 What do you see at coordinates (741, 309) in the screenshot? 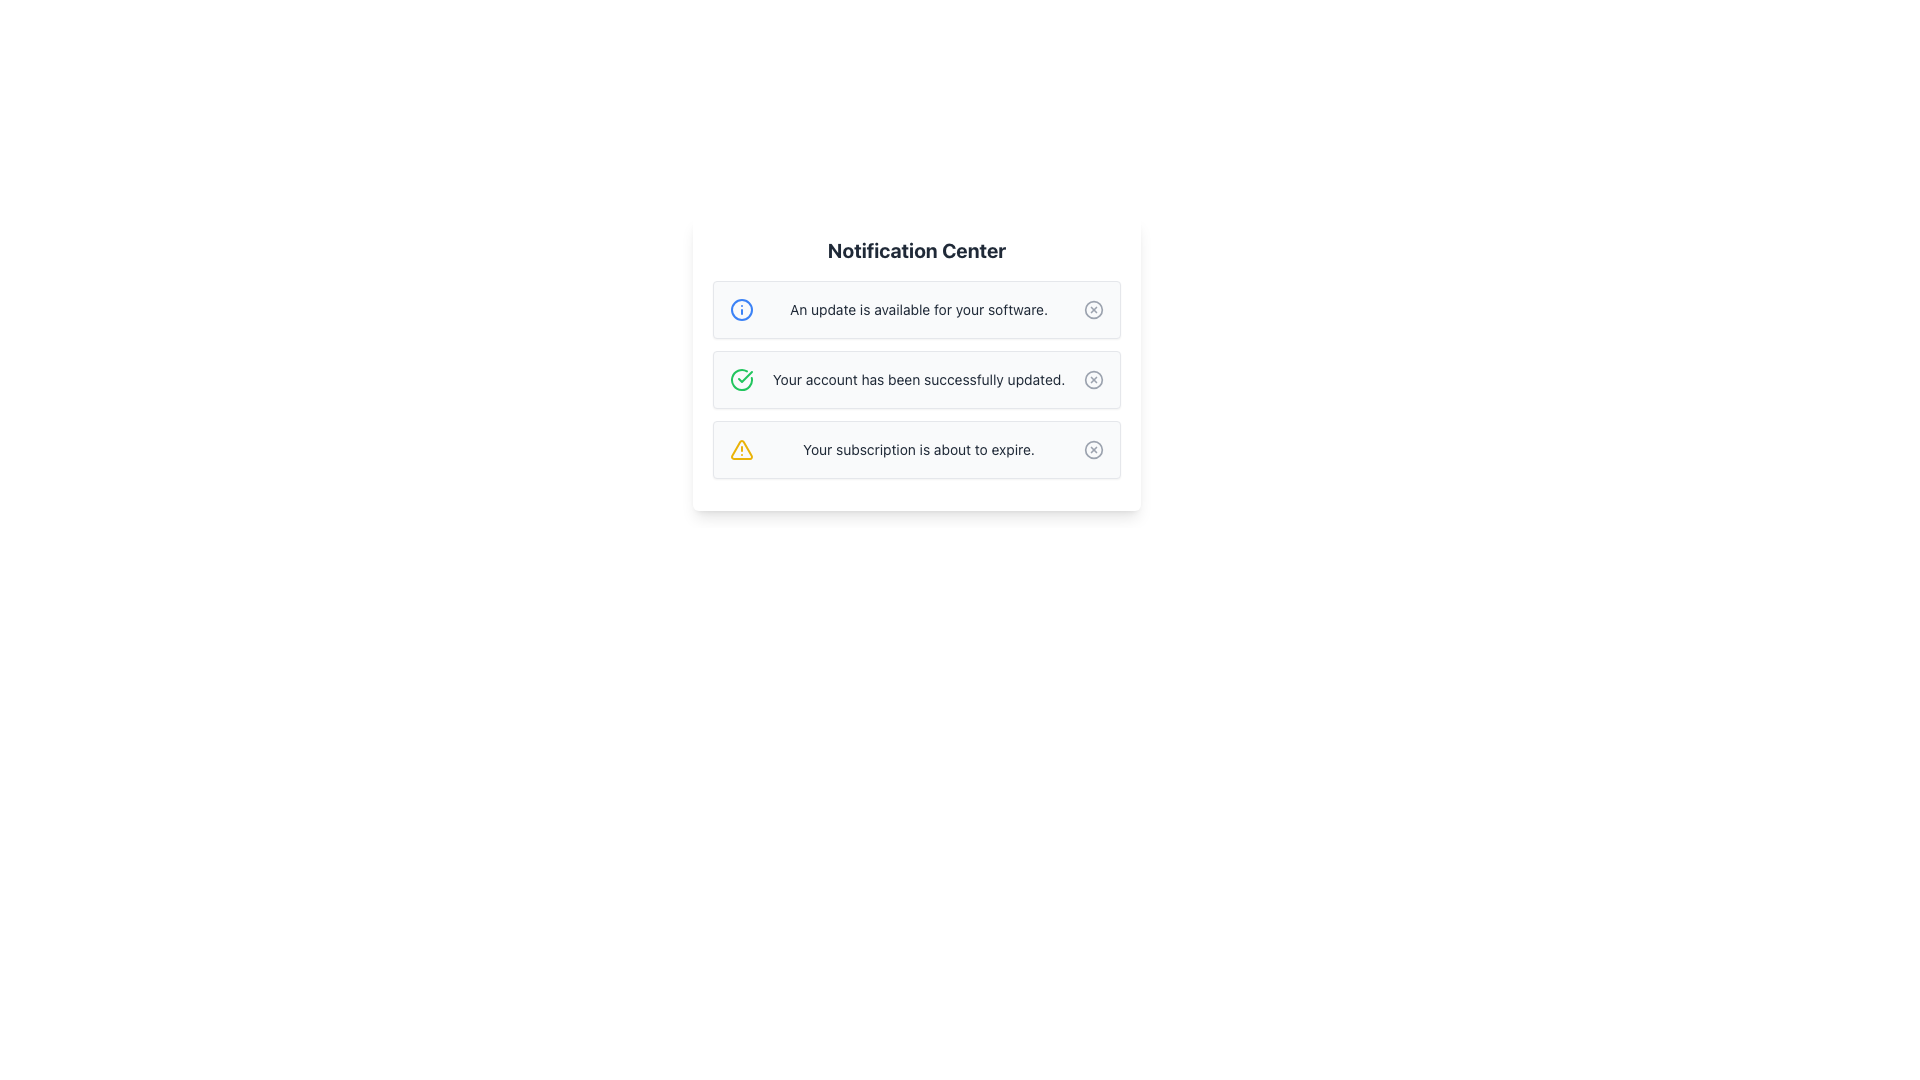
I see `the Circle SVG element representing the first notification, indicating an update is available for your software` at bounding box center [741, 309].